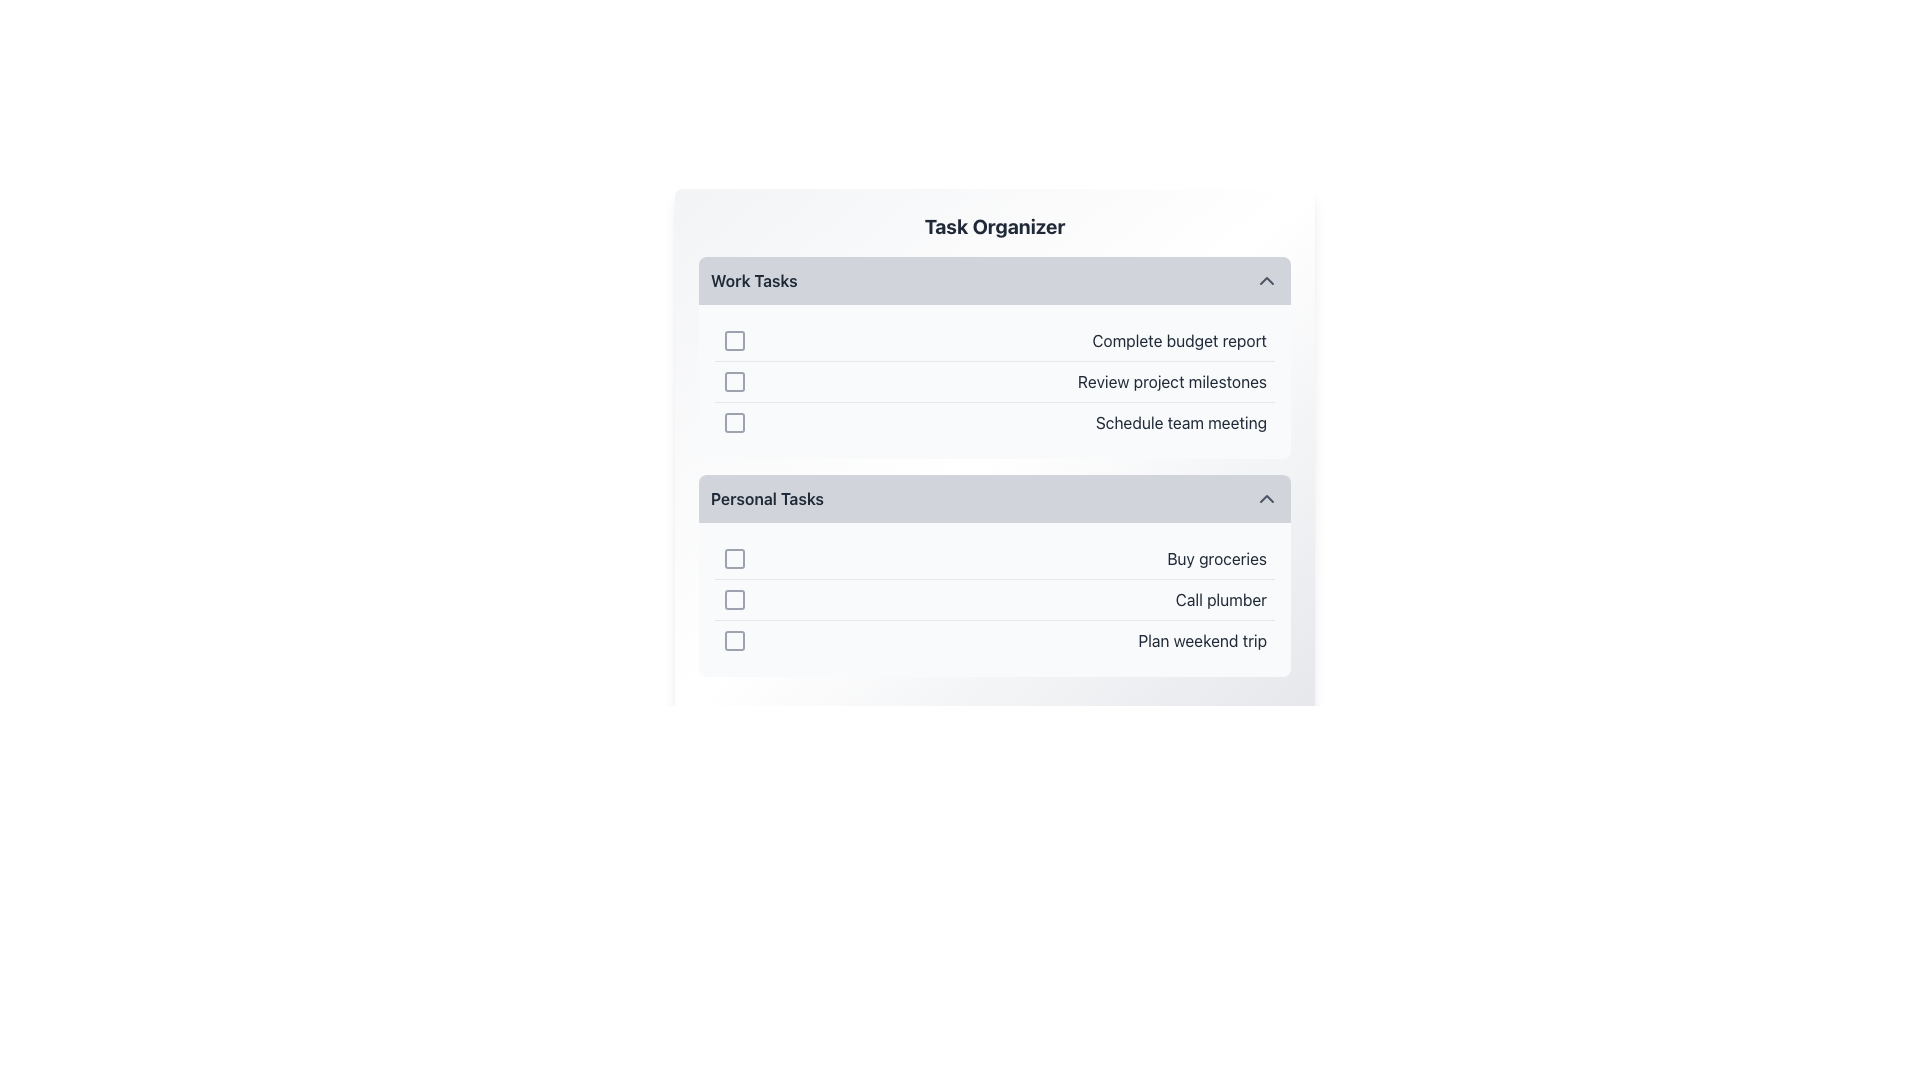 This screenshot has height=1080, width=1920. I want to click on the unselected checkbox located, so click(733, 339).